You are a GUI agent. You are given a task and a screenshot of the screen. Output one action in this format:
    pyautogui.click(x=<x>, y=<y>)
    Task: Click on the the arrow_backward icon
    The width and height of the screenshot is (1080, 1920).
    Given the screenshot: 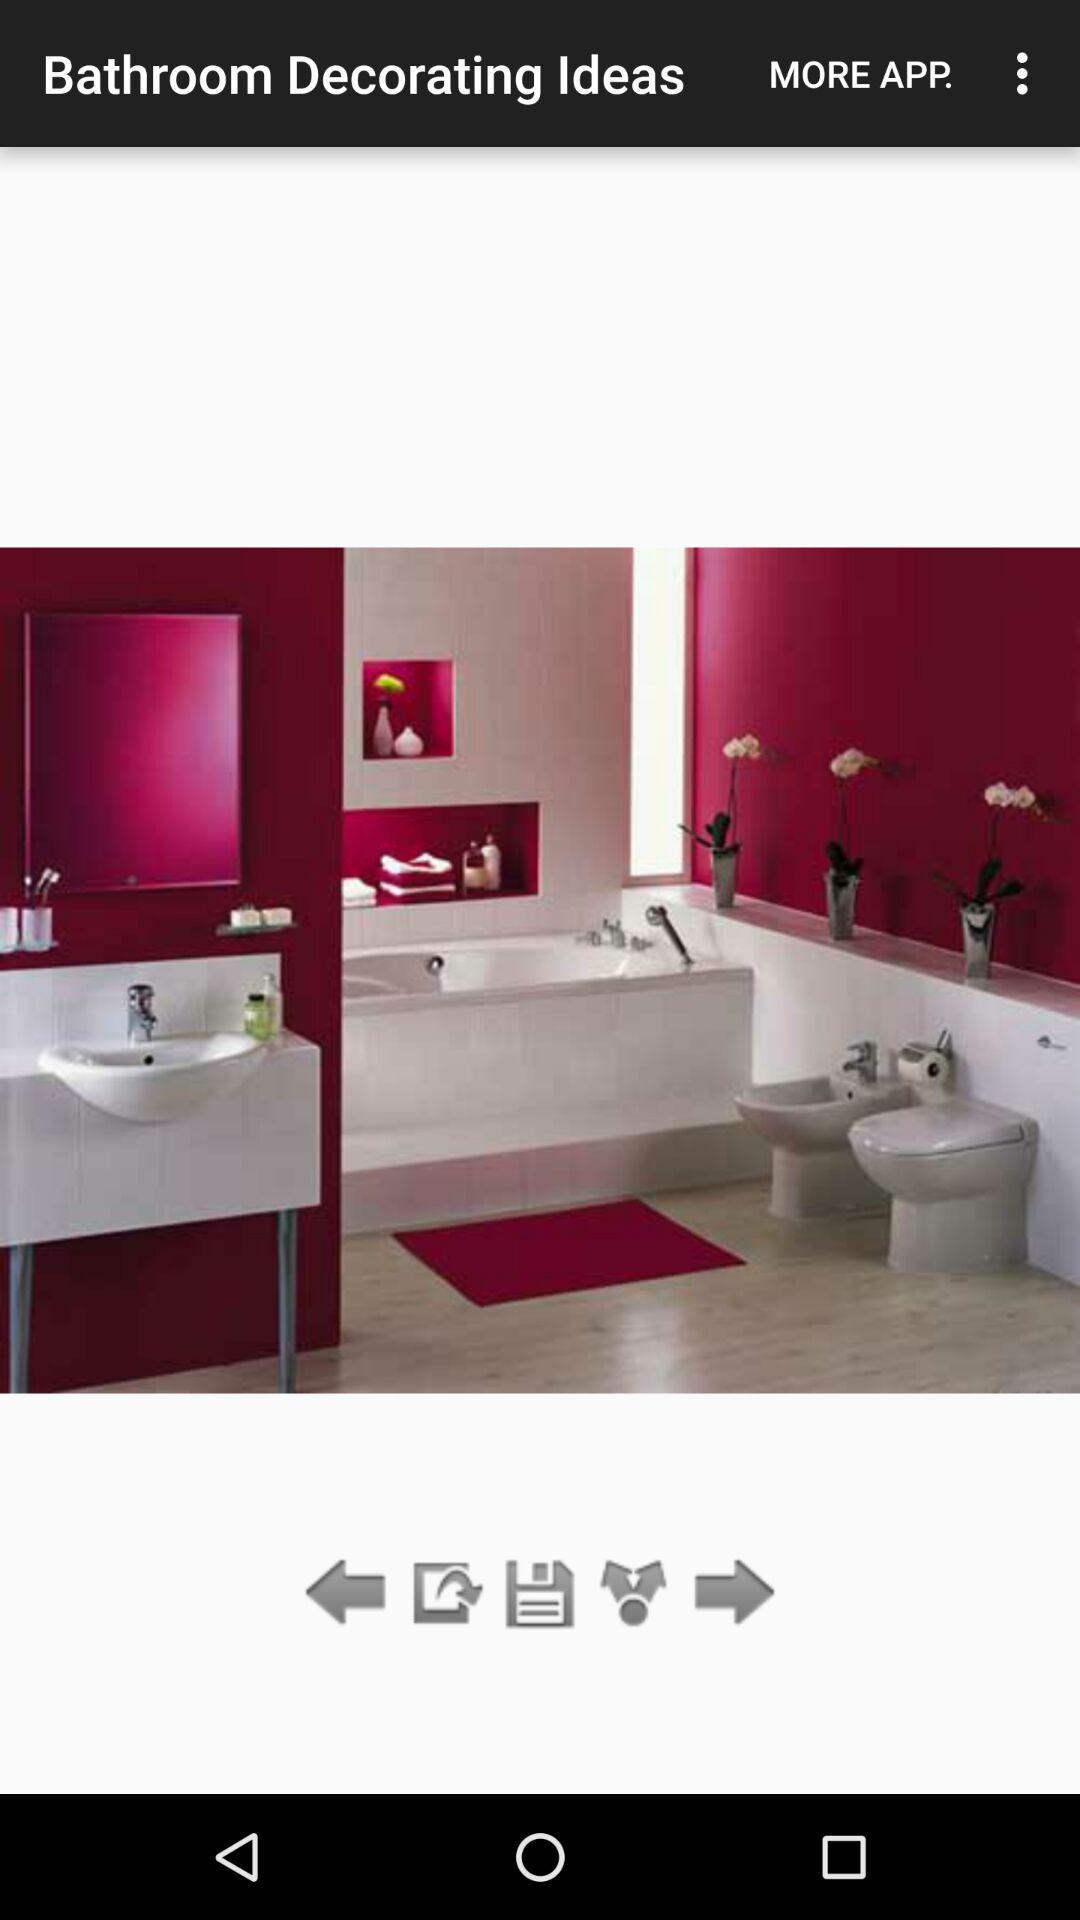 What is the action you would take?
    pyautogui.click(x=350, y=1593)
    